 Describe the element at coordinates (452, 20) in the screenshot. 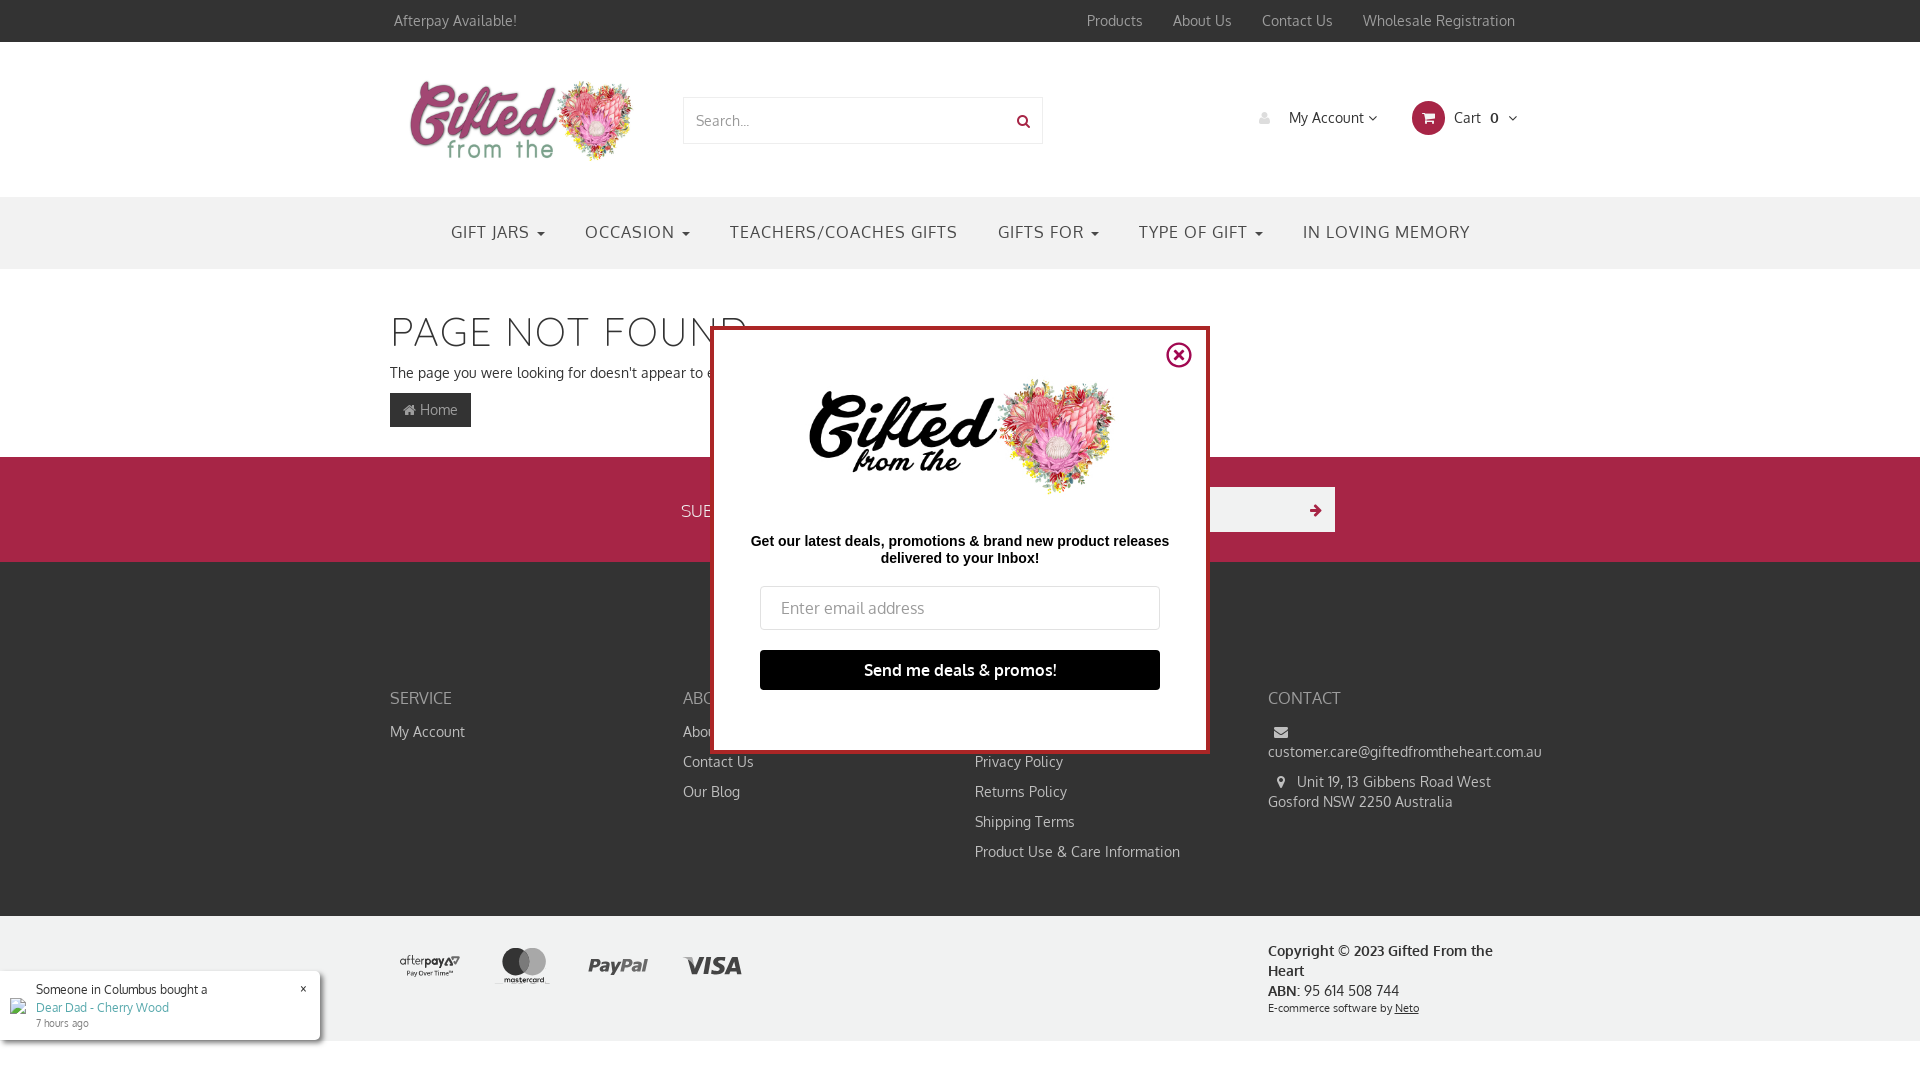

I see `'Afterpay Available!'` at that location.